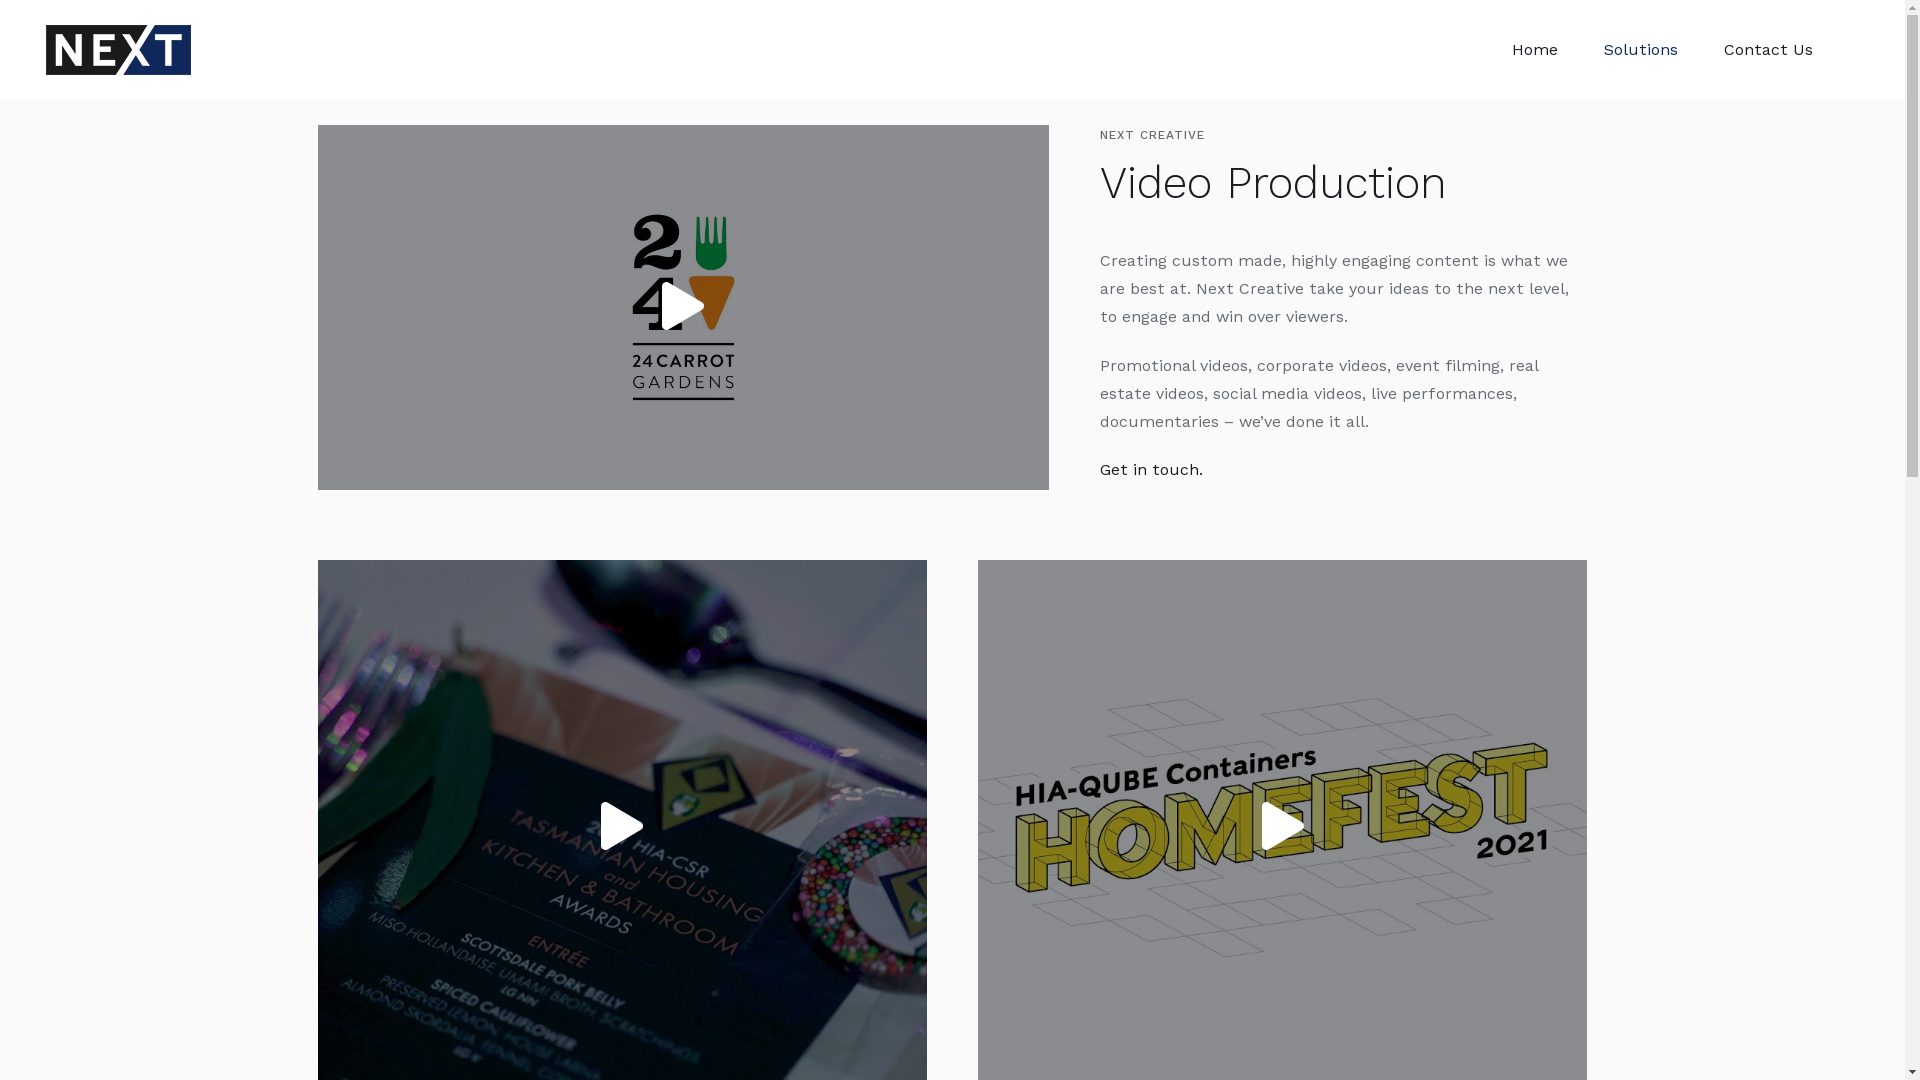  Describe the element at coordinates (1641, 49) in the screenshot. I see `'Solutions'` at that location.